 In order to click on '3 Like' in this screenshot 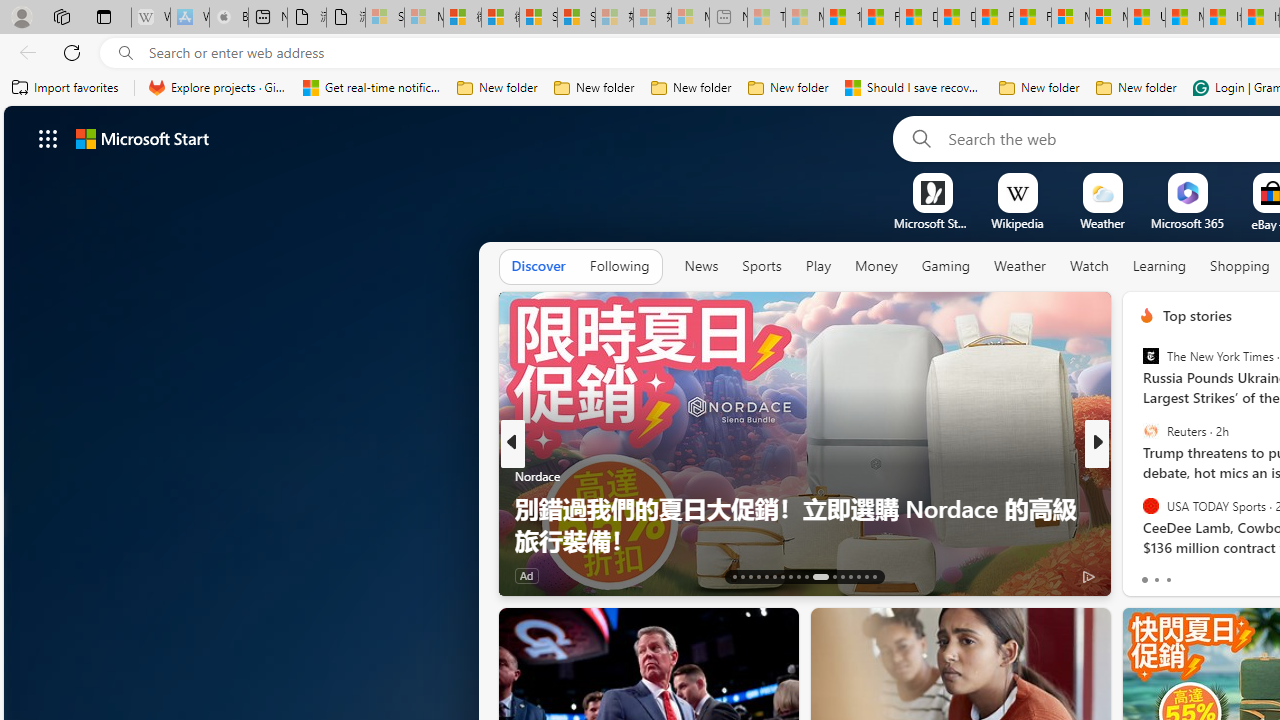, I will do `click(1145, 575)`.